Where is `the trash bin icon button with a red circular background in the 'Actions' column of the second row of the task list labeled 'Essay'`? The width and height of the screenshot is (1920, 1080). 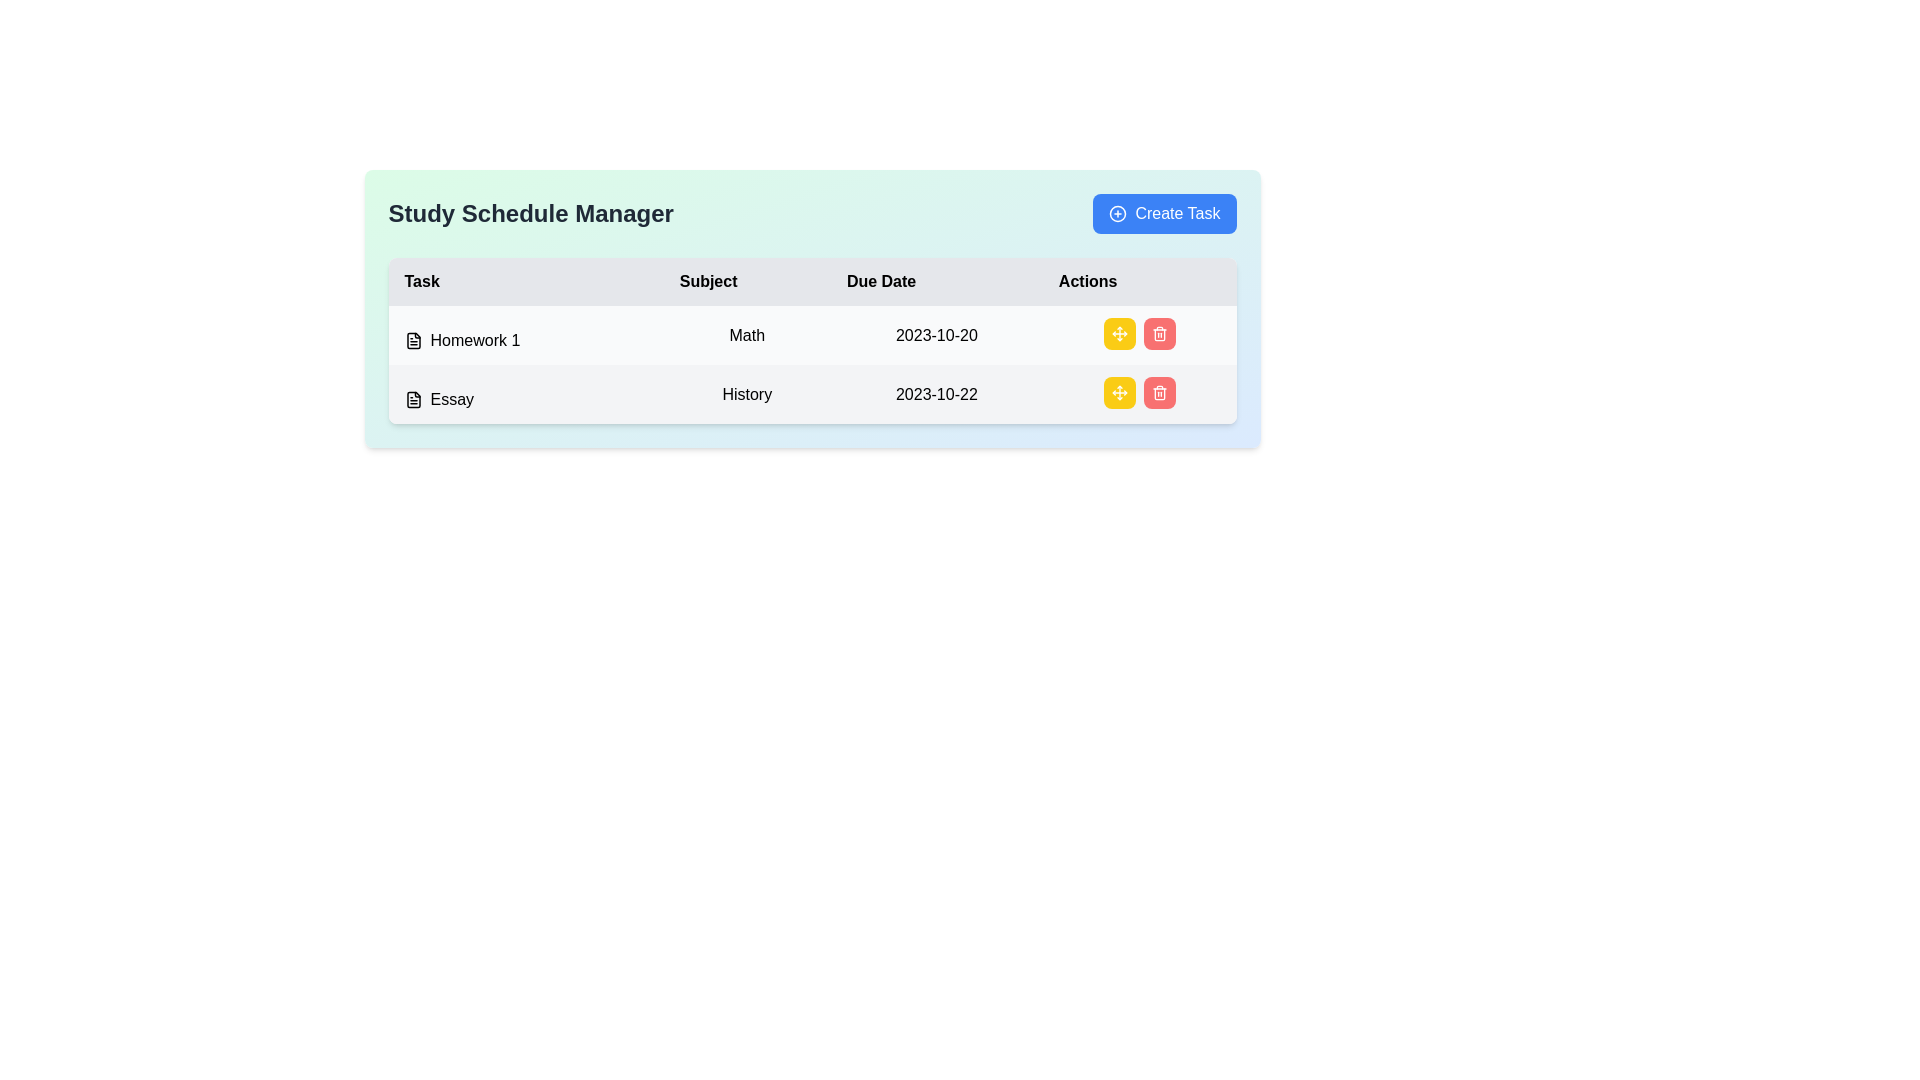 the trash bin icon button with a red circular background in the 'Actions' column of the second row of the task list labeled 'Essay' is located at coordinates (1159, 333).